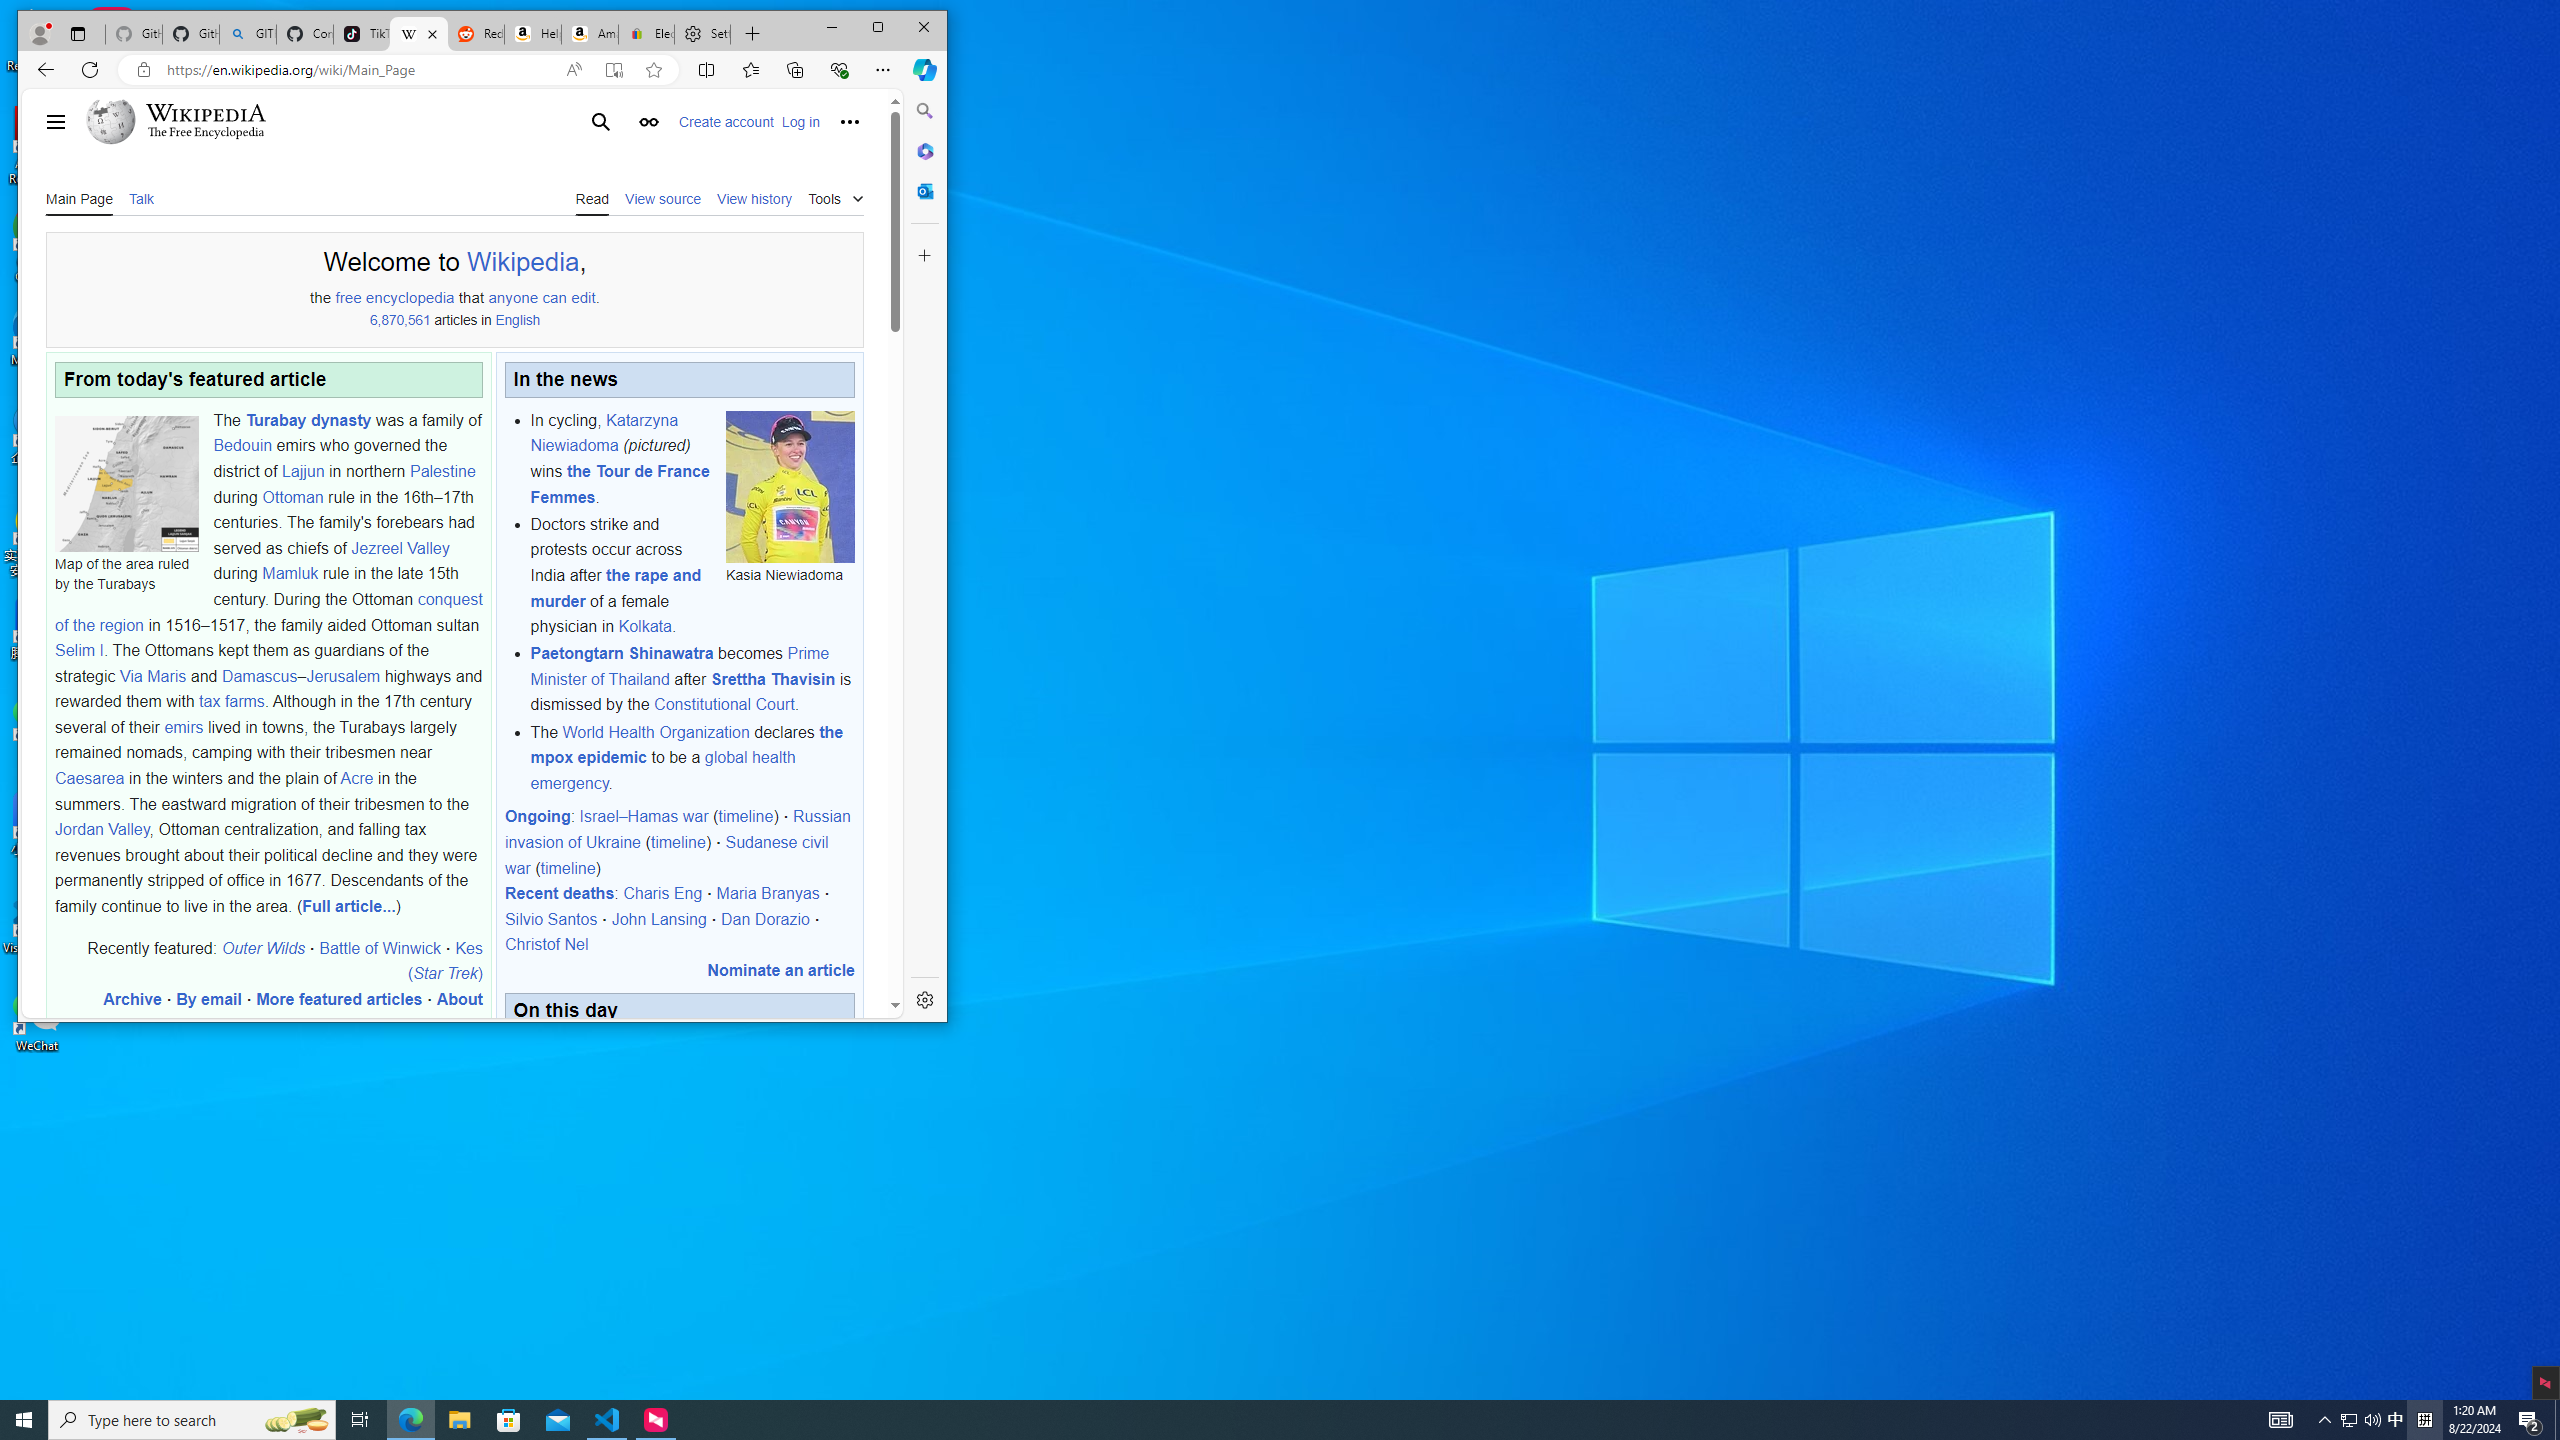 The height and width of the screenshot is (1440, 2560). What do you see at coordinates (779, 969) in the screenshot?
I see `'Nominate an article'` at bounding box center [779, 969].